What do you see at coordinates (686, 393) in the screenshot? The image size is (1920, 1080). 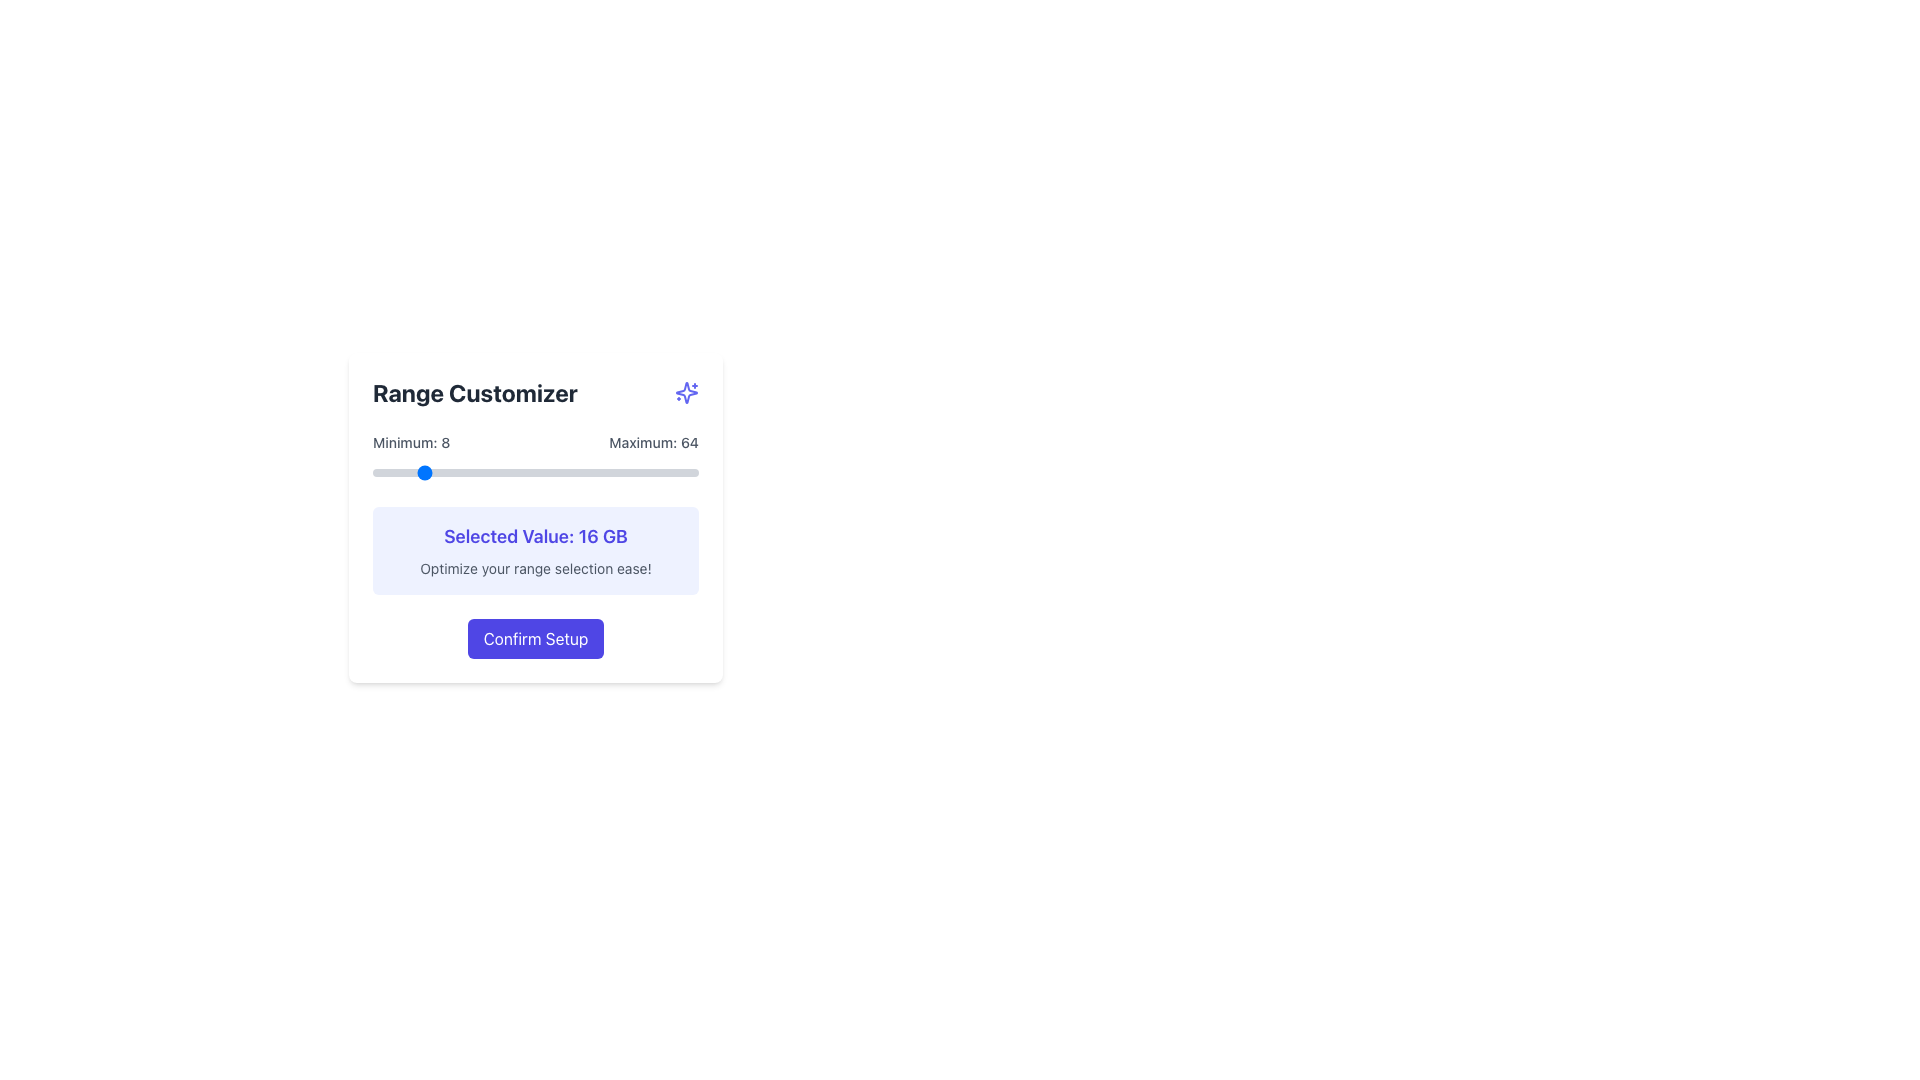 I see `the stylized indigo star-like icon with four points located in the top-right corner of the 'Range Customizer' card` at bounding box center [686, 393].